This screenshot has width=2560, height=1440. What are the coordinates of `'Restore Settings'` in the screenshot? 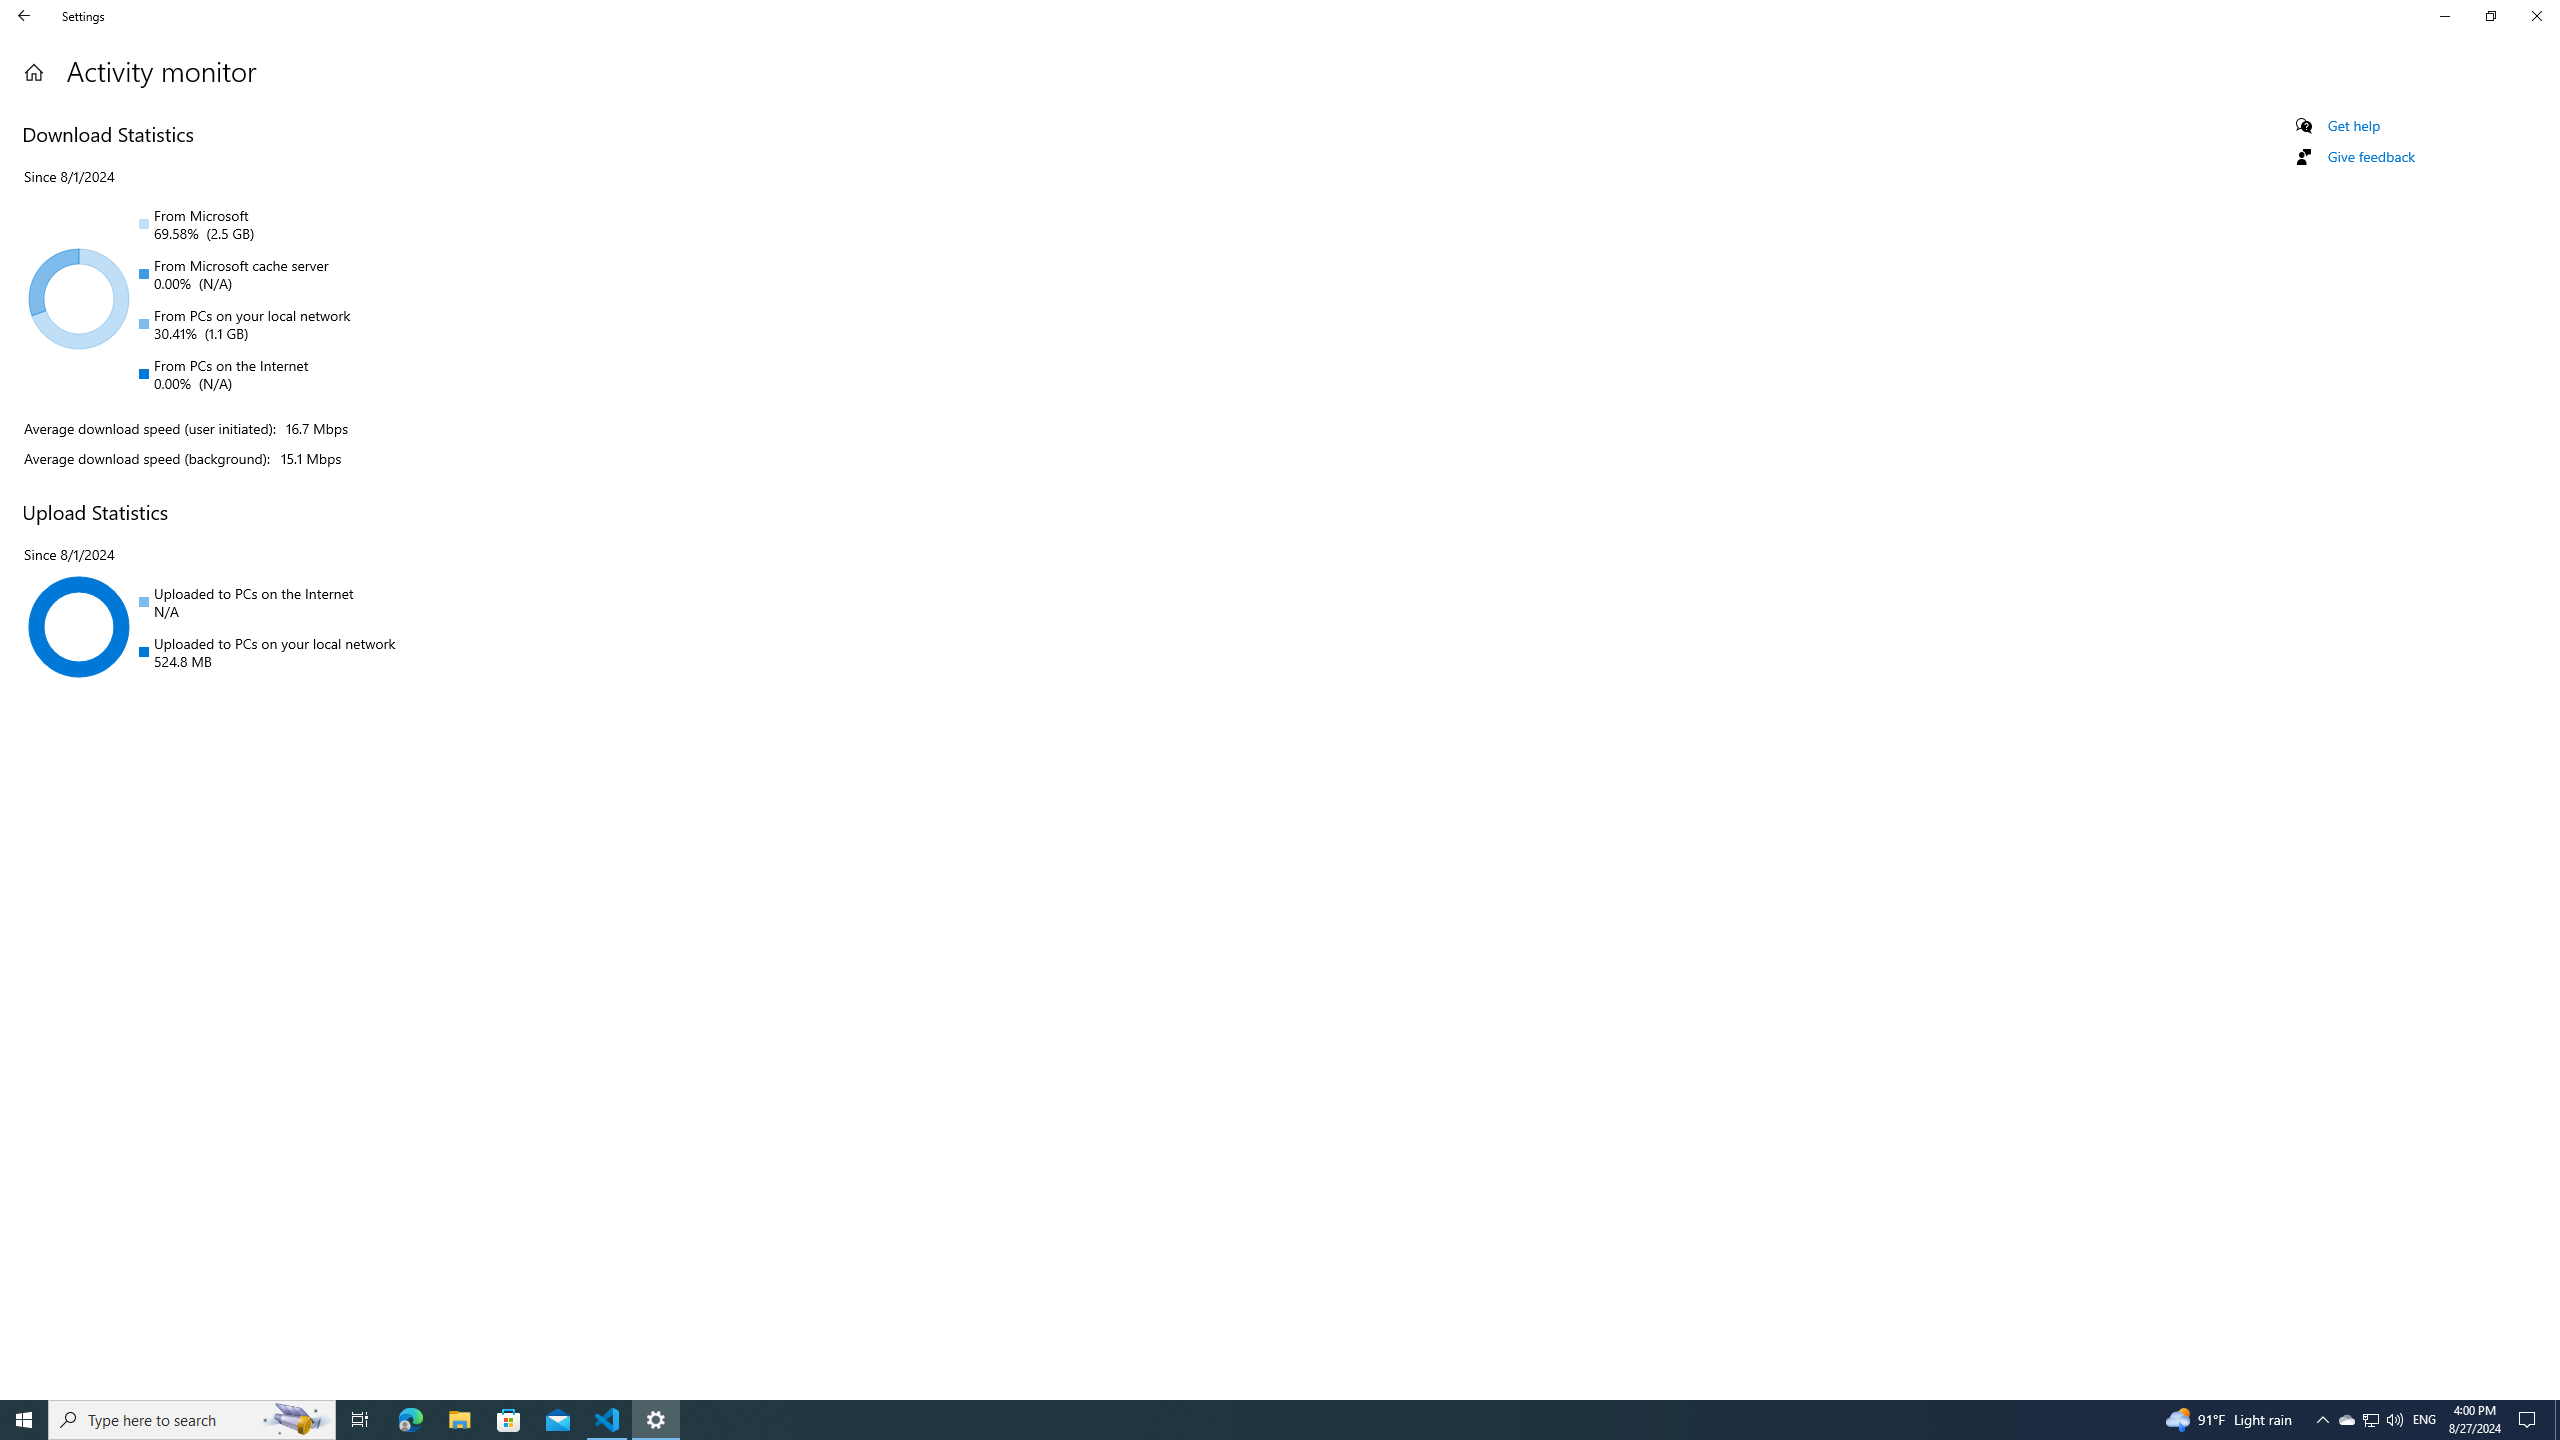 It's located at (2490, 15).